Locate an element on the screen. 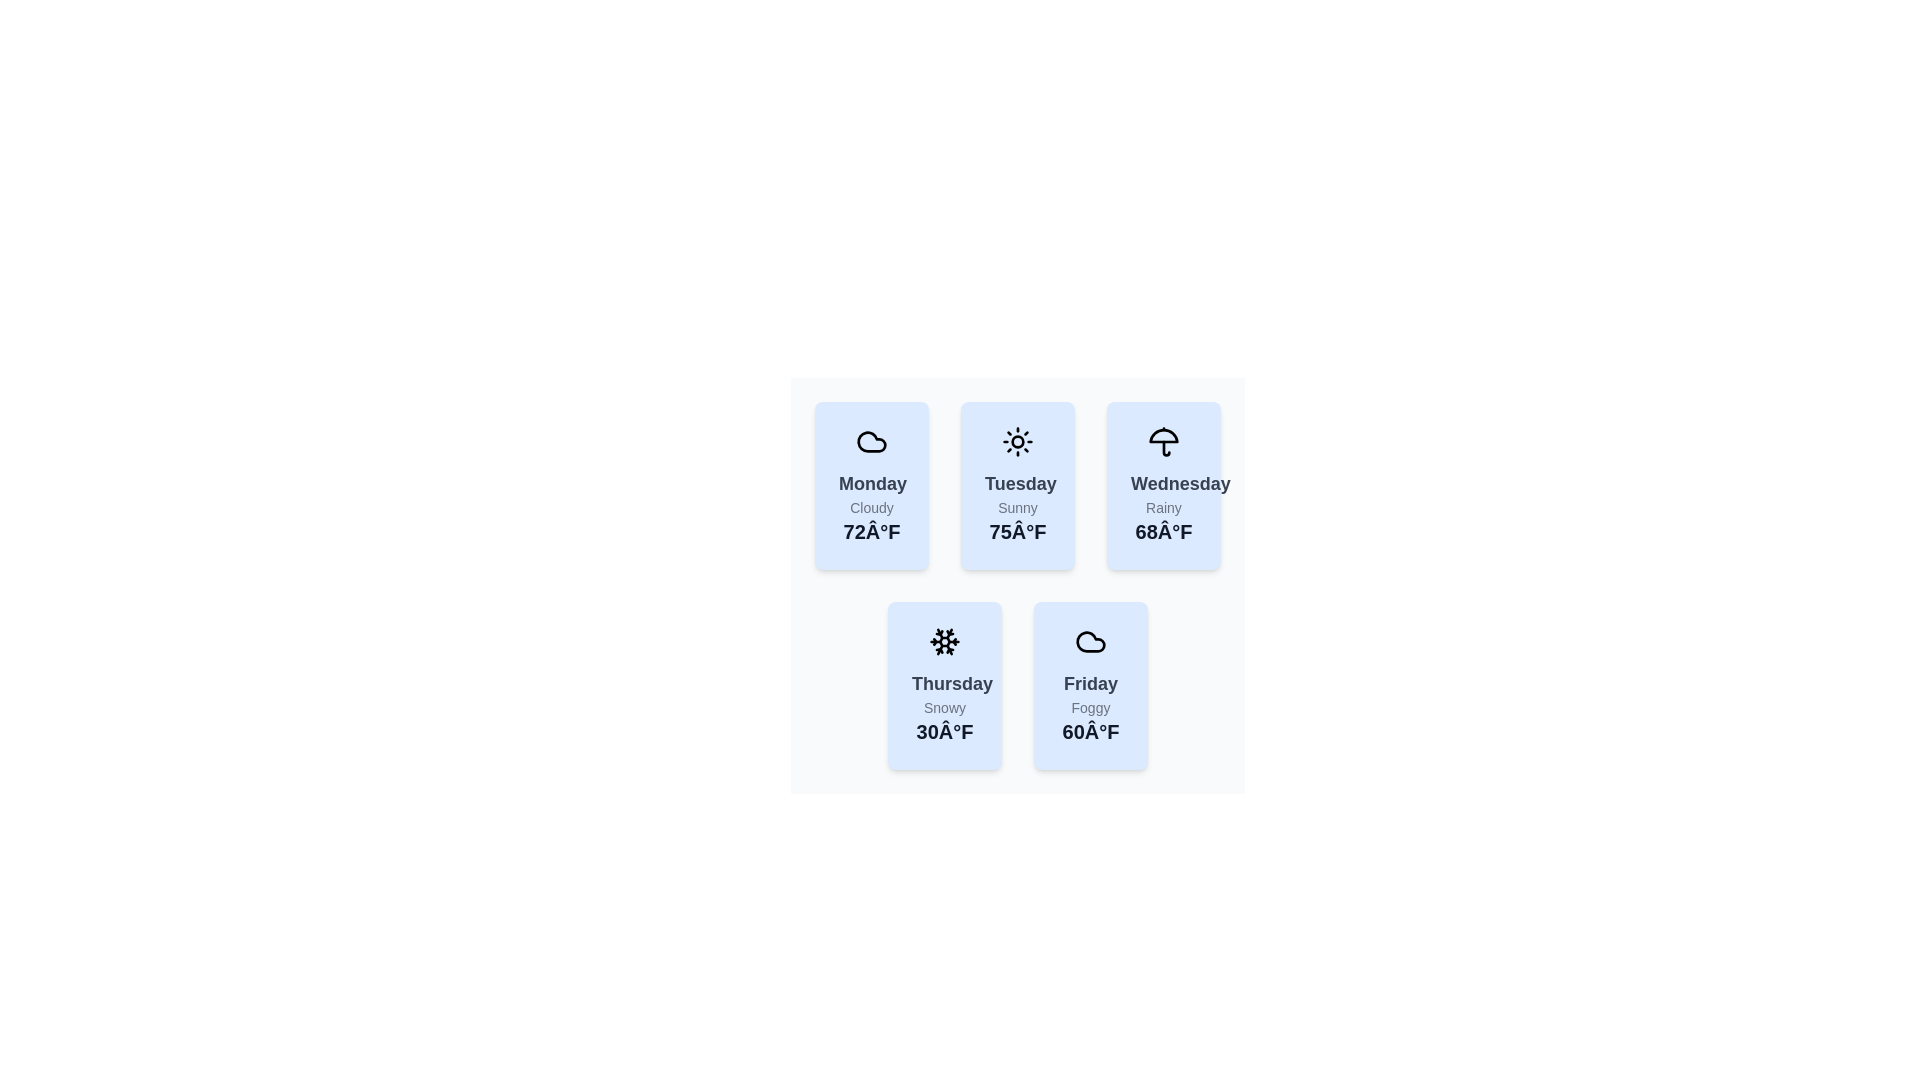  the bold text displaying '60°F' located at the bottom of the weather card for Friday is located at coordinates (1089, 732).